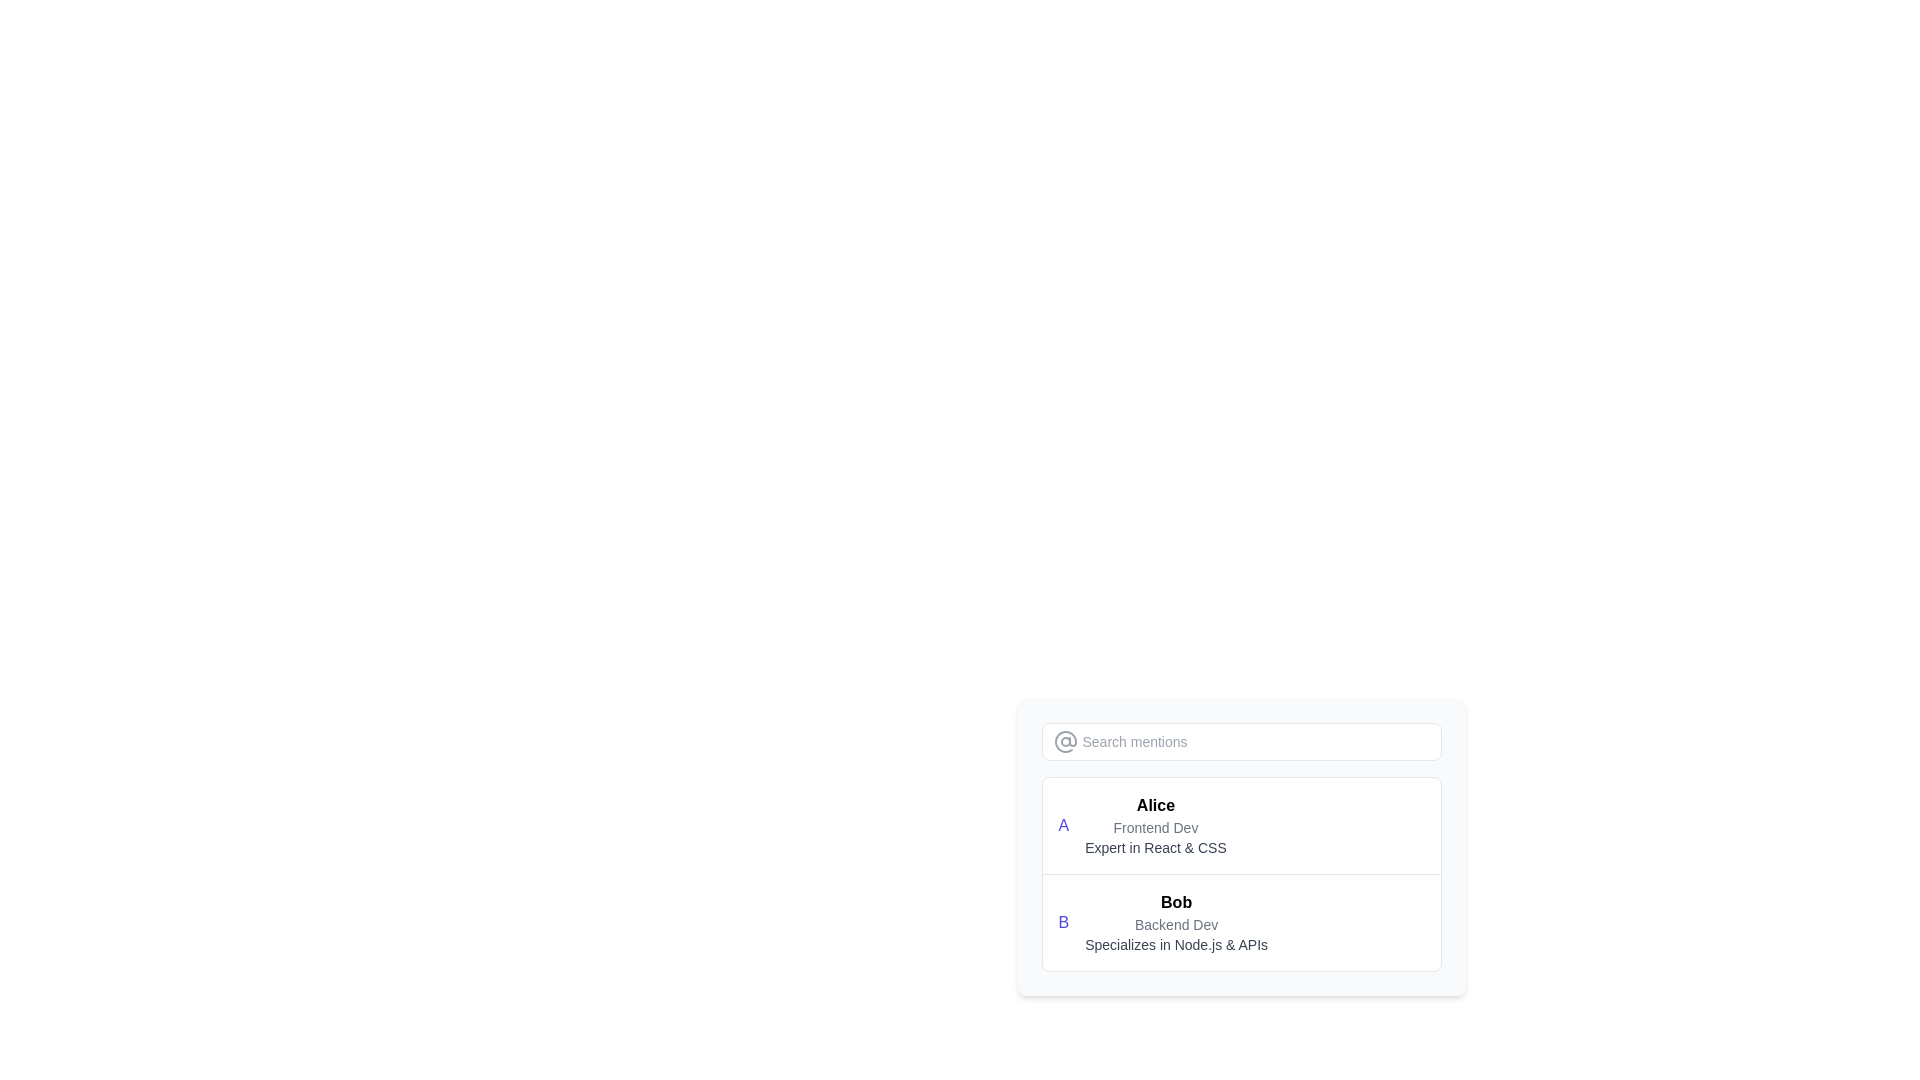  I want to click on information displayed in the User Profile Card for 'Alice', which includes the title, role, and description, so click(1240, 825).